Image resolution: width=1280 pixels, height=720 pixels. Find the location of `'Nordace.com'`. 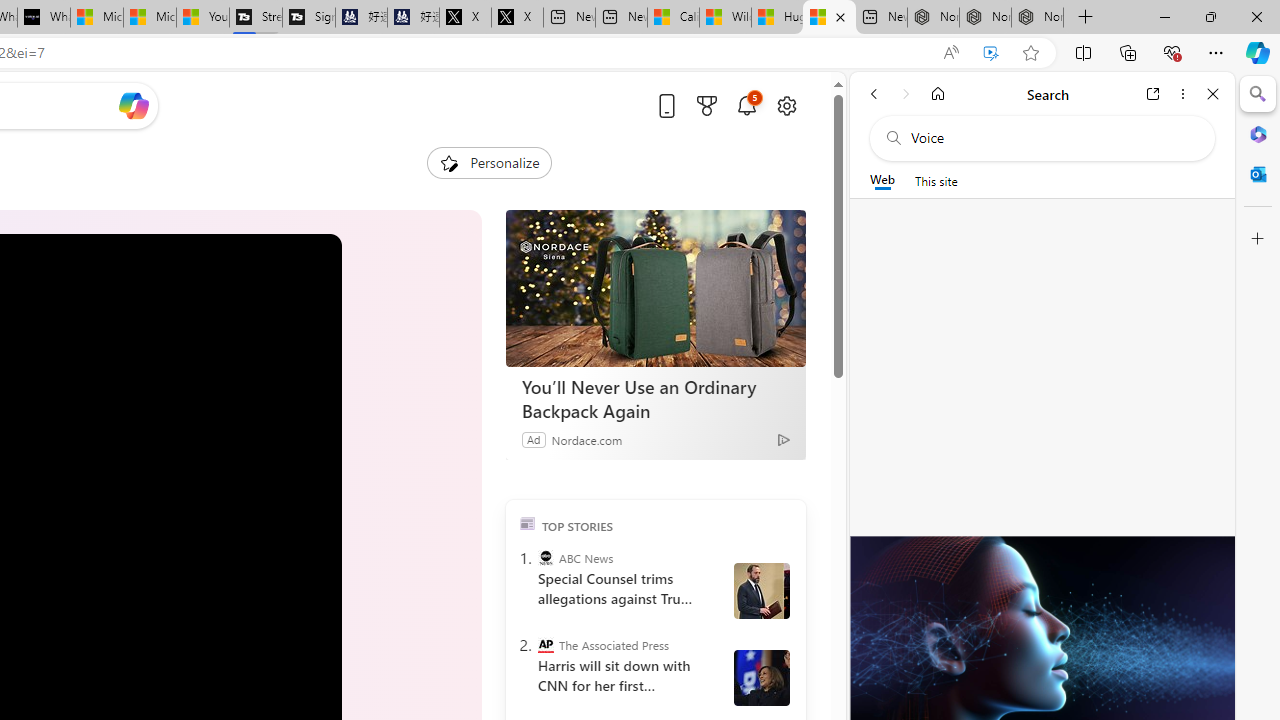

'Nordace.com' is located at coordinates (585, 438).